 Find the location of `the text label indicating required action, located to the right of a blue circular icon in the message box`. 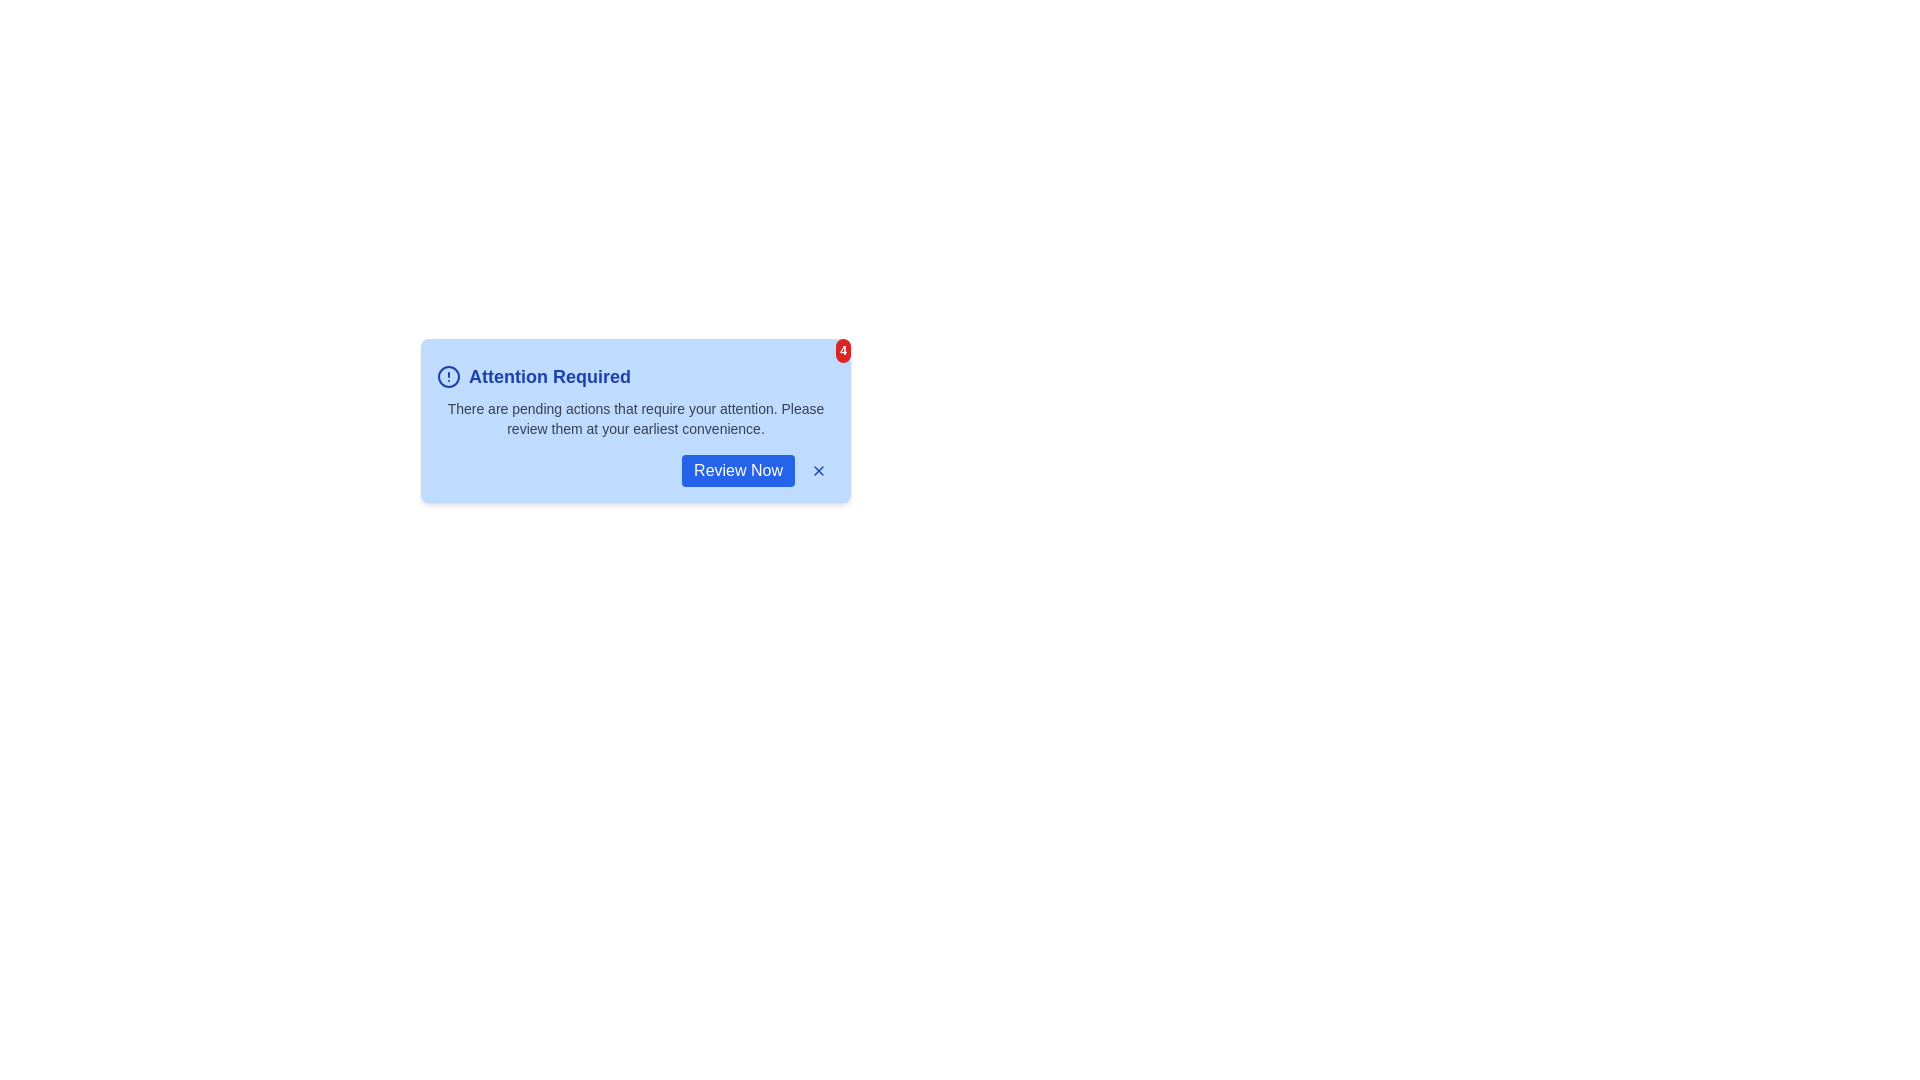

the text label indicating required action, located to the right of a blue circular icon in the message box is located at coordinates (550, 377).